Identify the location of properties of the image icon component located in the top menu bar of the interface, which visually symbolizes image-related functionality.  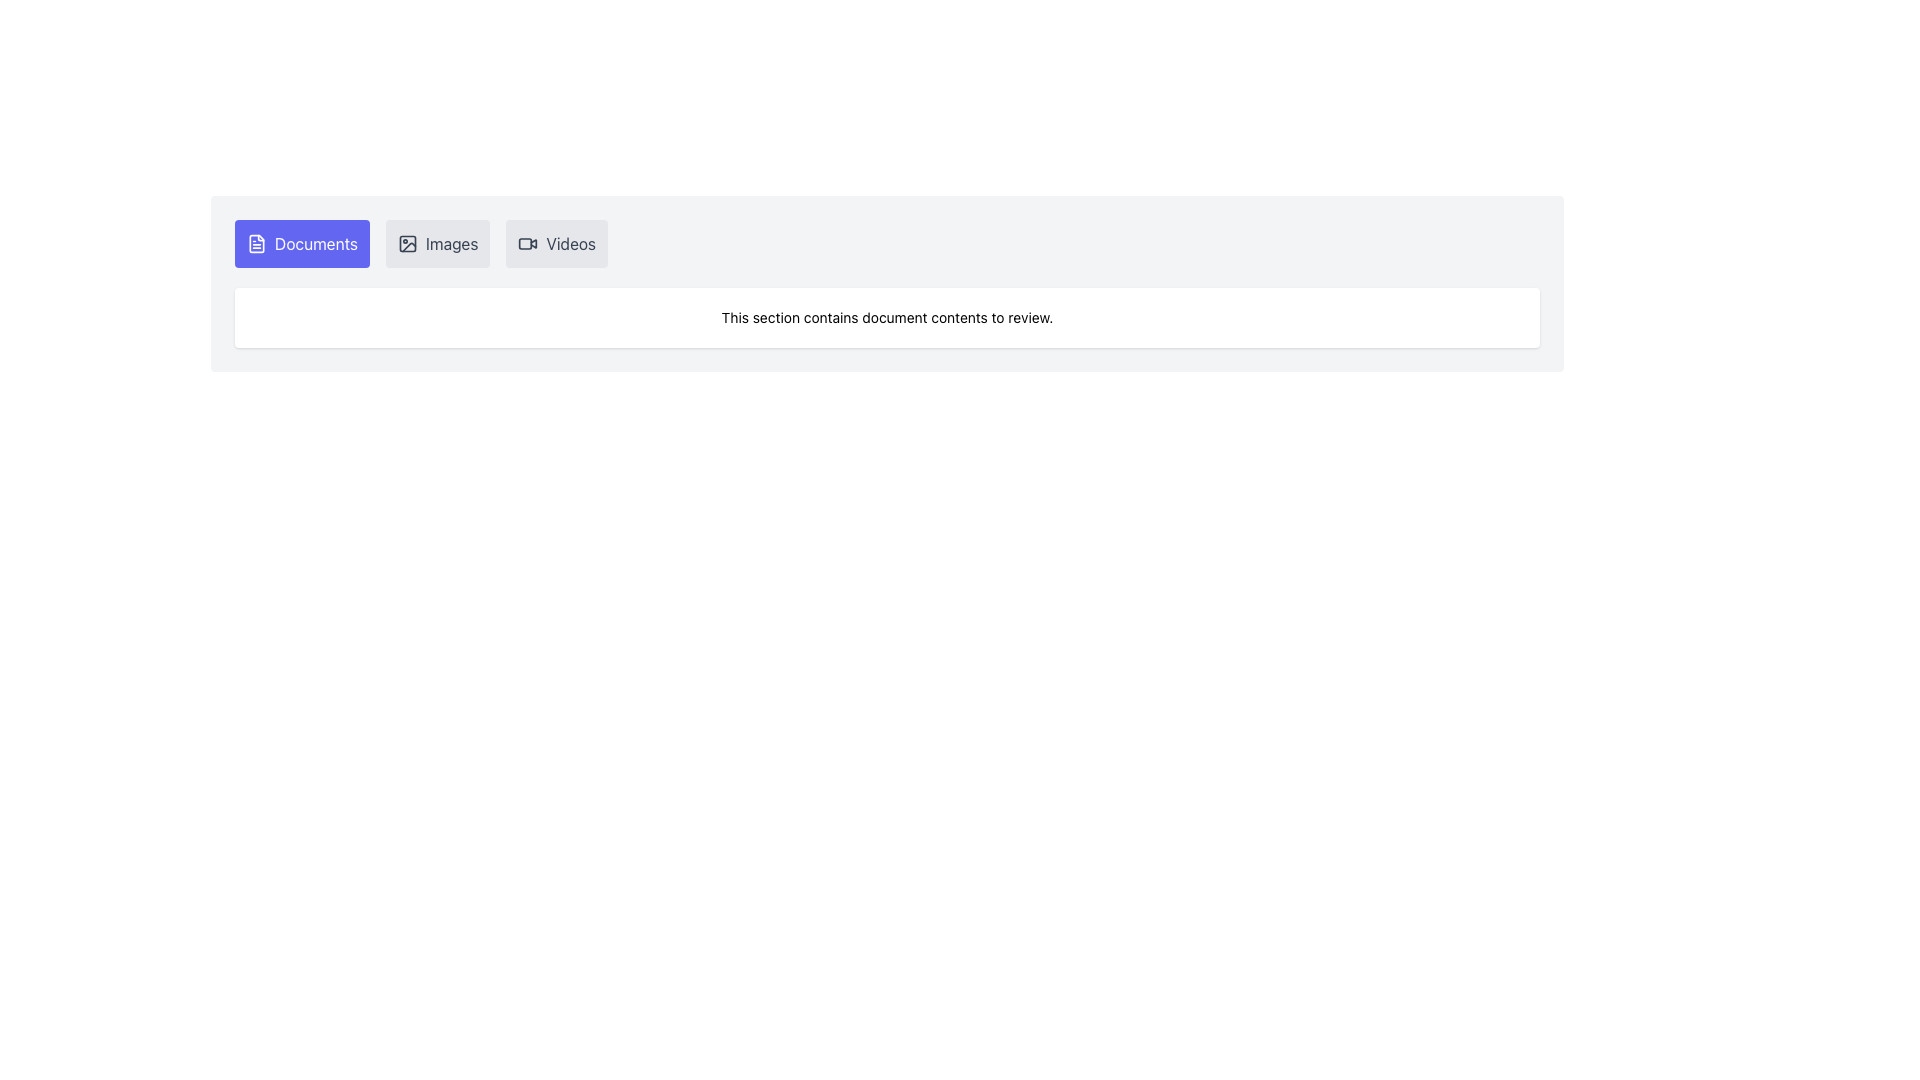
(407, 242).